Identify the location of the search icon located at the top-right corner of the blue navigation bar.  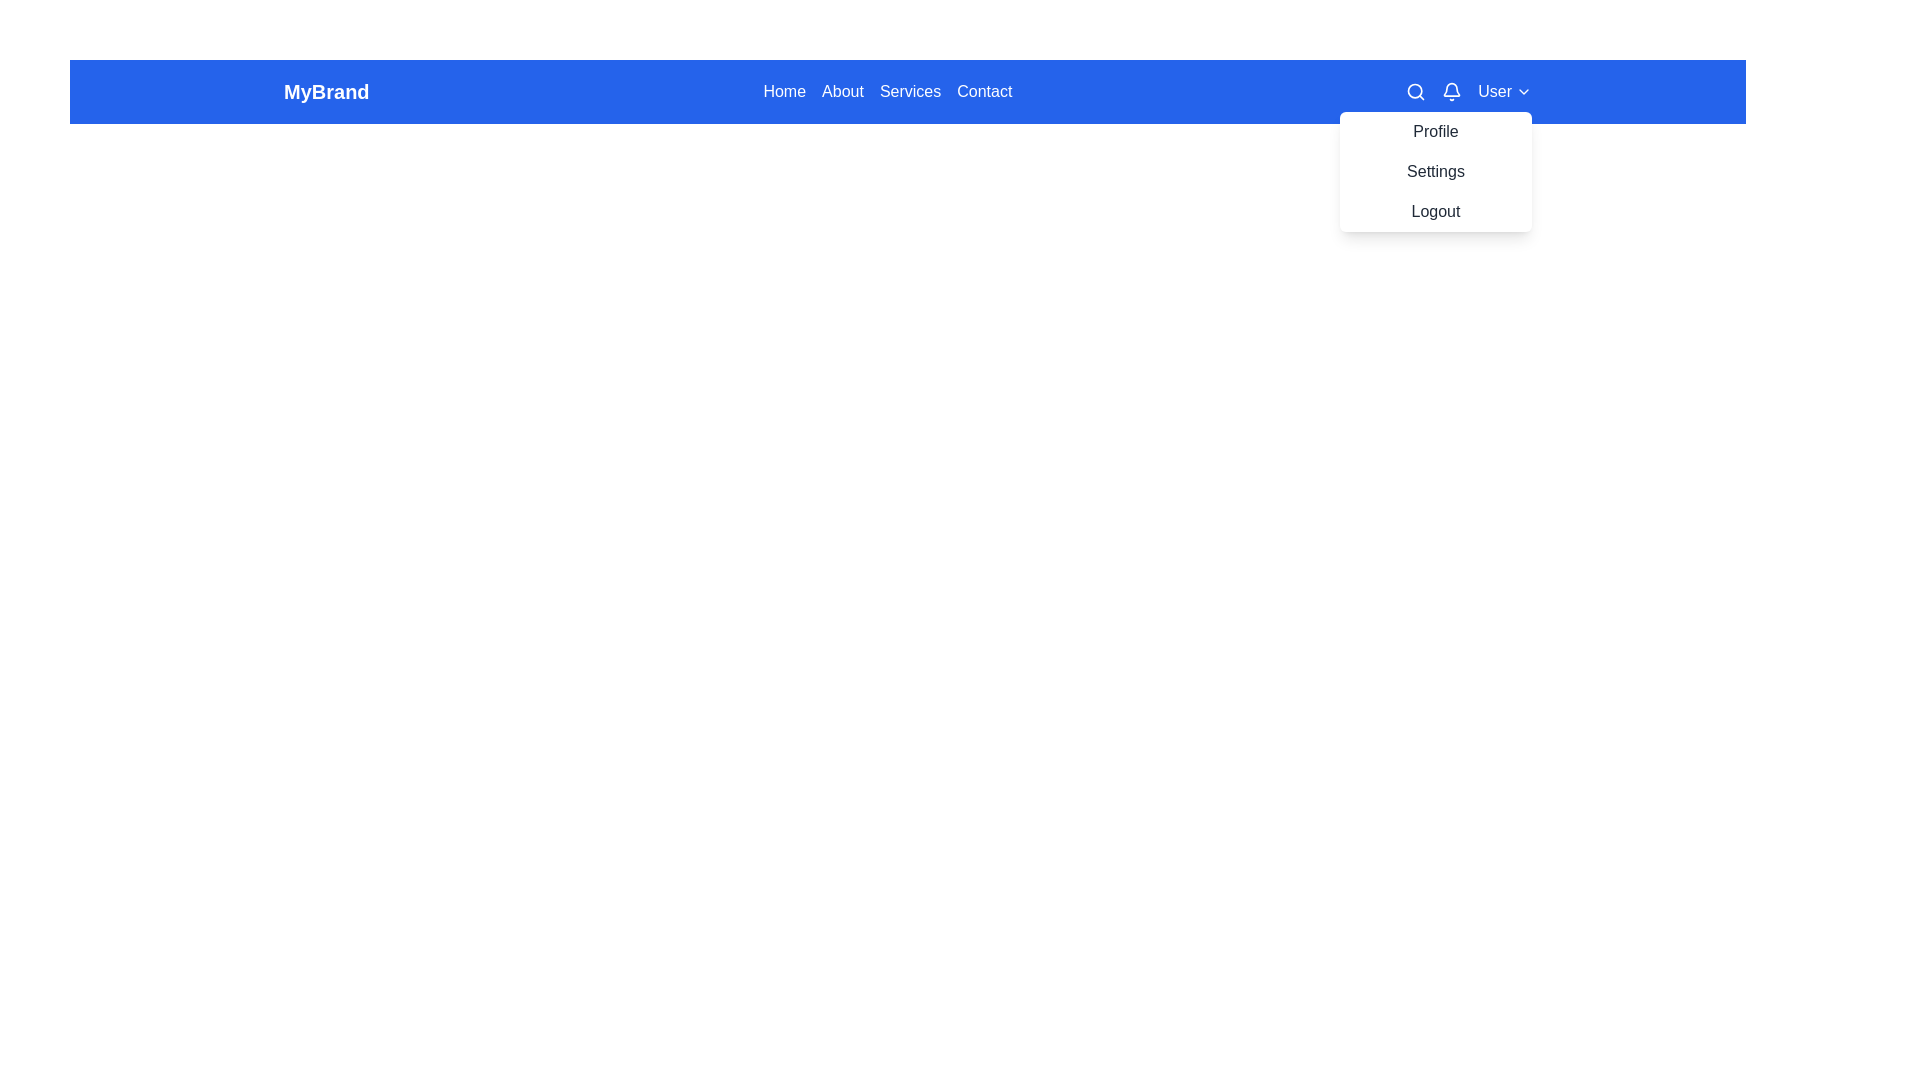
(1415, 92).